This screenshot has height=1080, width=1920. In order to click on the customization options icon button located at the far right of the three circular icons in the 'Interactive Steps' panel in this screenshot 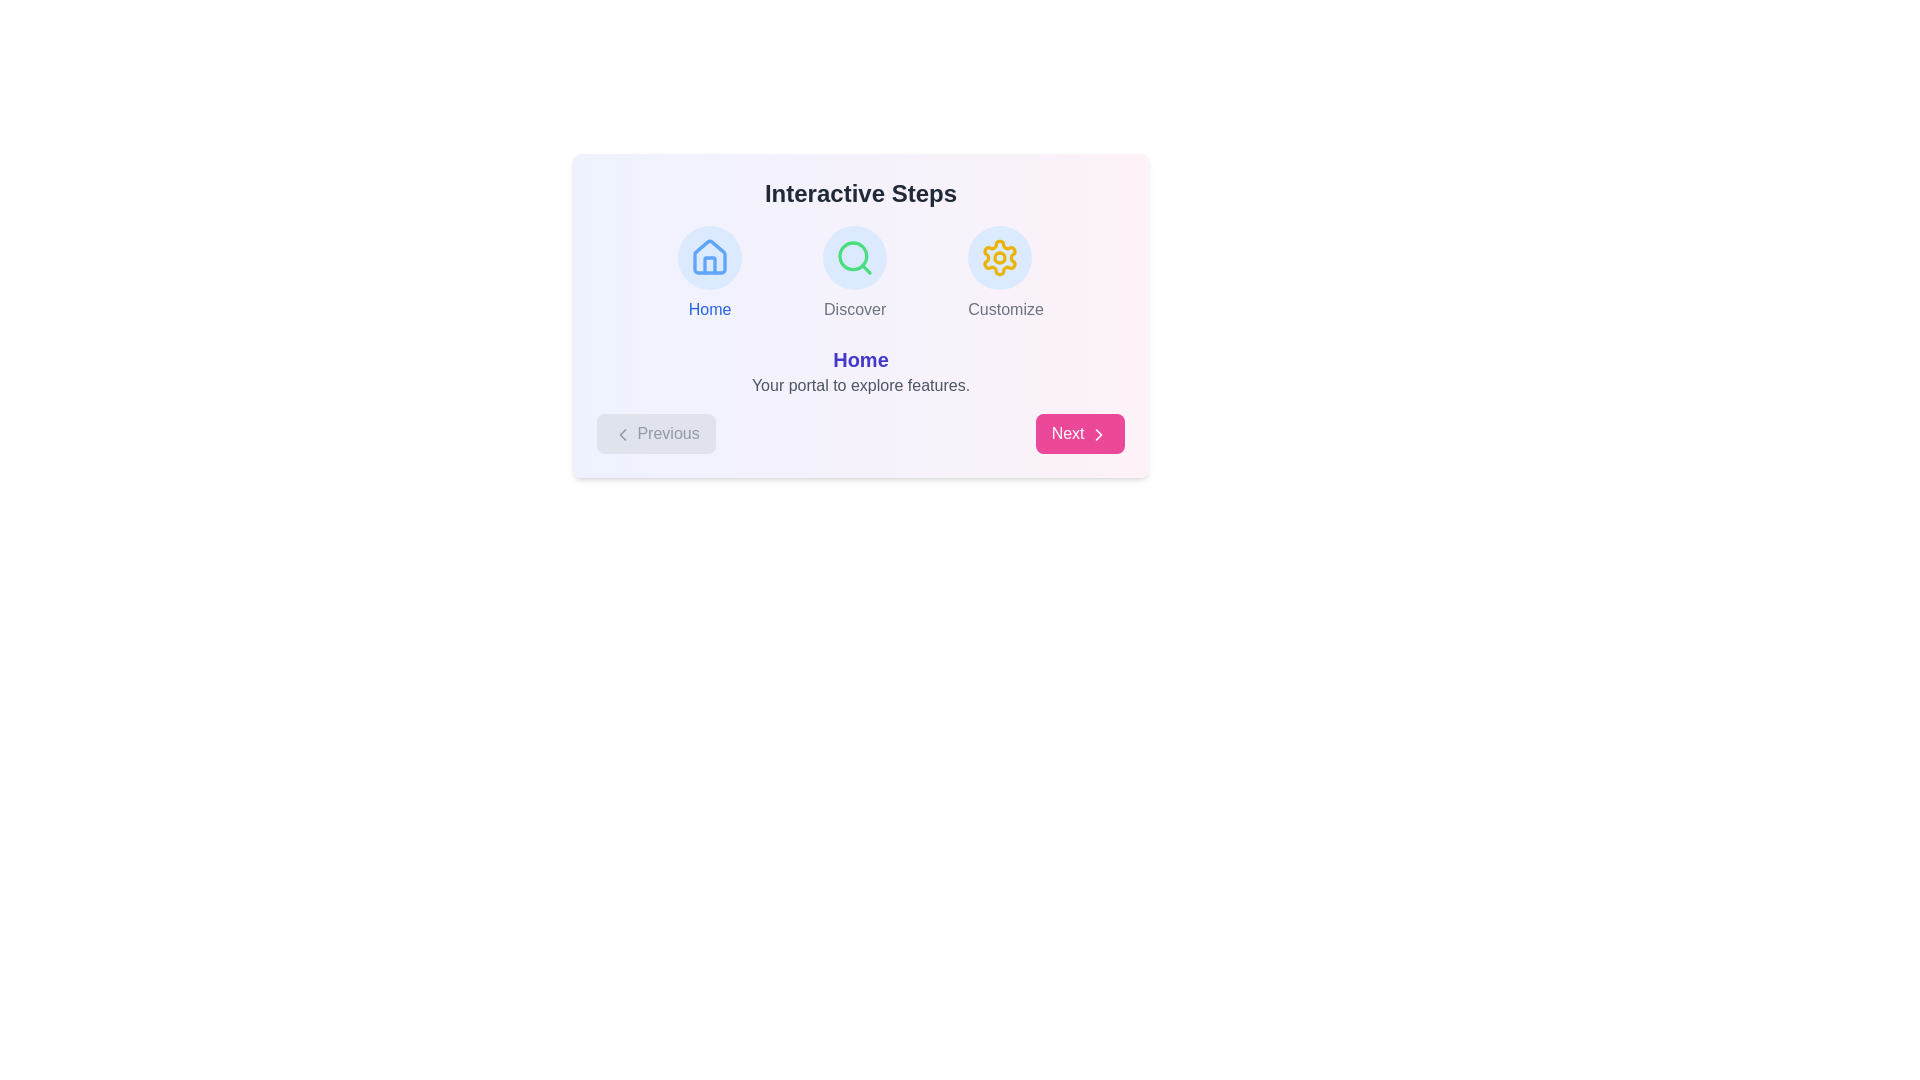, I will do `click(999, 257)`.